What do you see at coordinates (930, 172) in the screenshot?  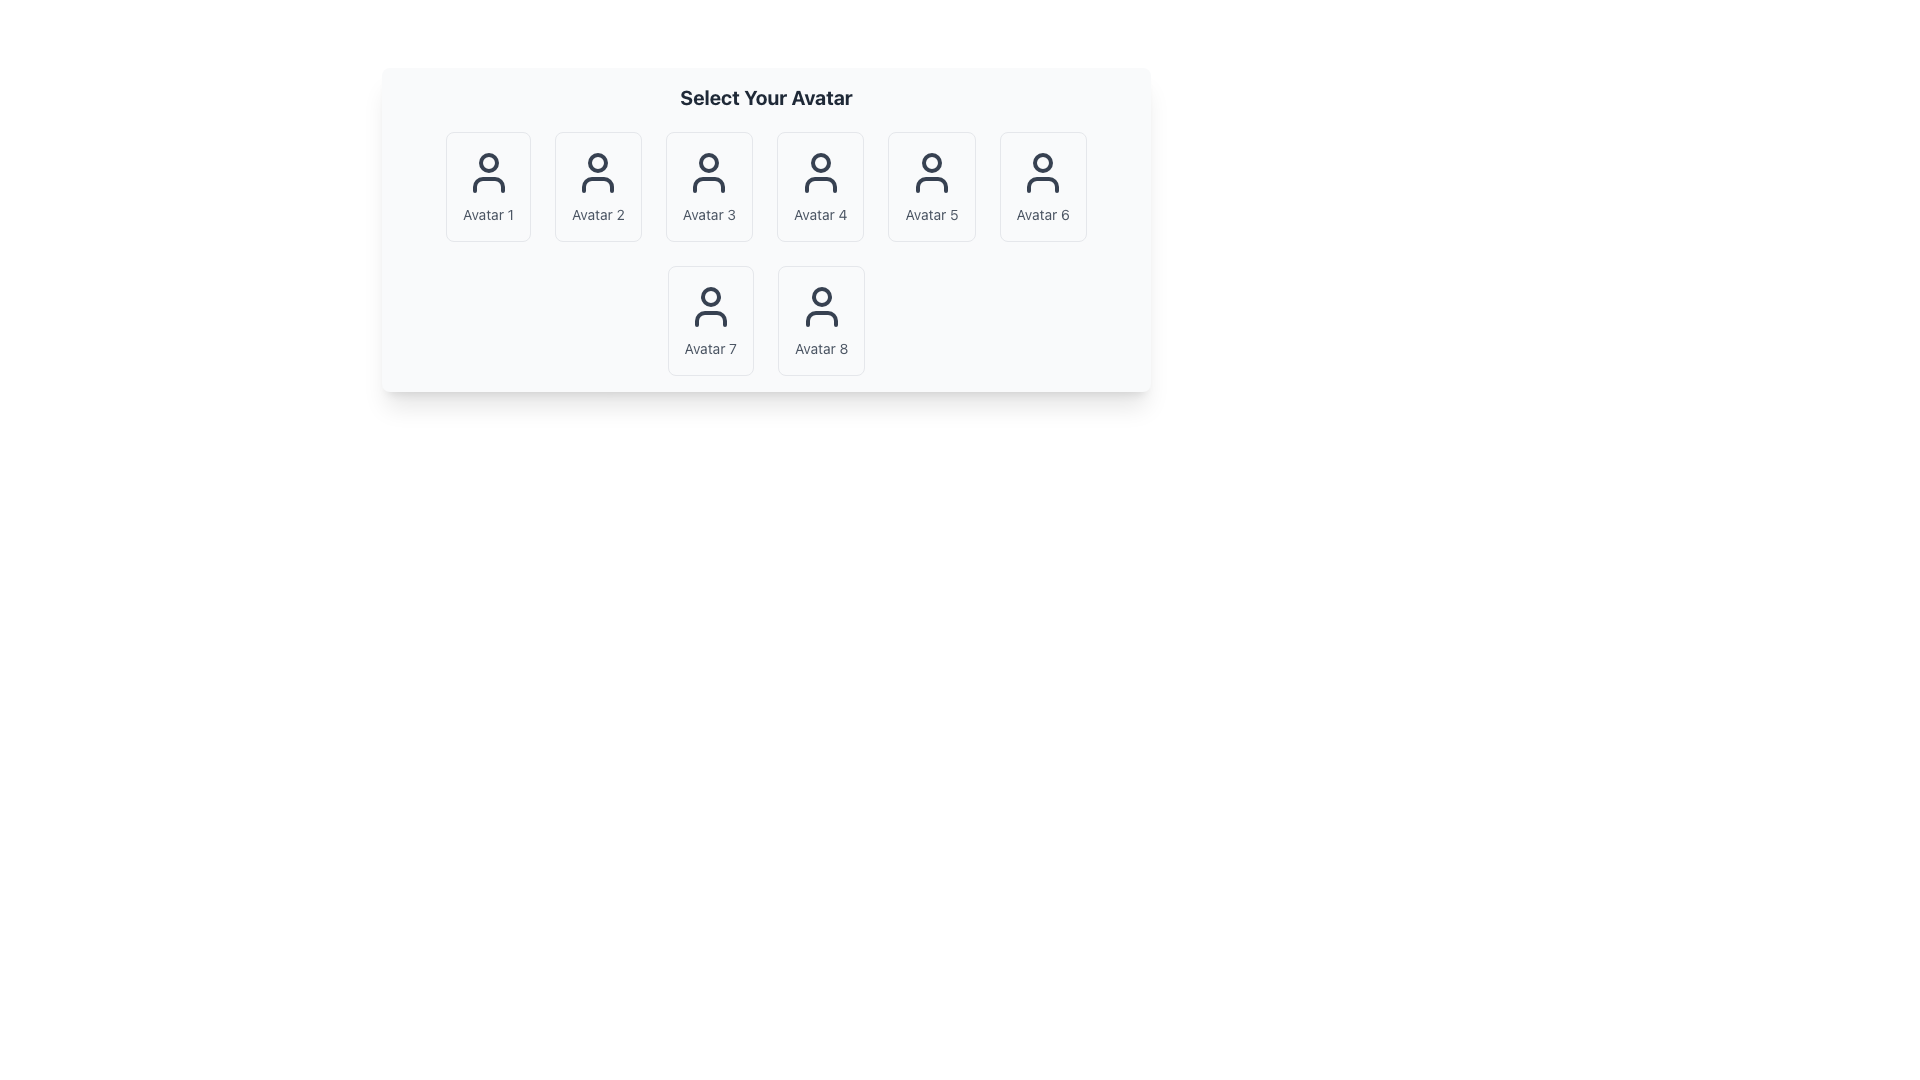 I see `the human figure icon representing Avatar 5` at bounding box center [930, 172].